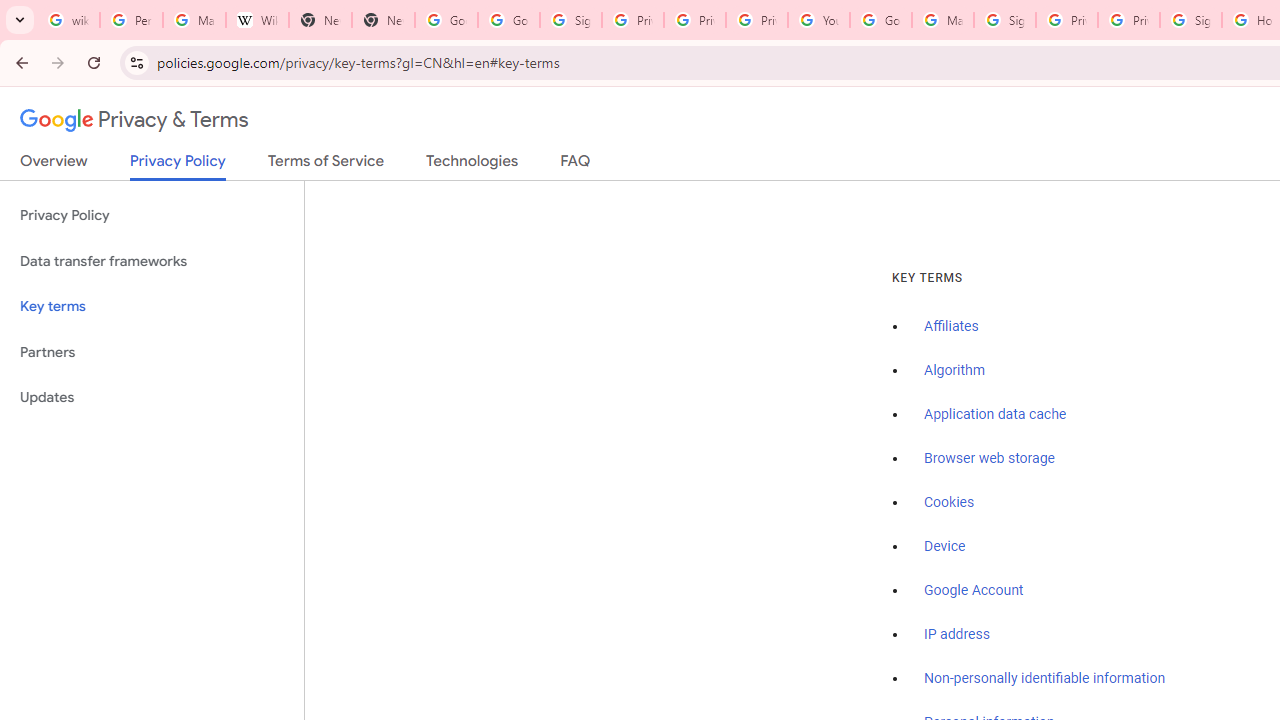 The width and height of the screenshot is (1280, 720). Describe the element at coordinates (151, 260) in the screenshot. I see `'Data transfer frameworks'` at that location.